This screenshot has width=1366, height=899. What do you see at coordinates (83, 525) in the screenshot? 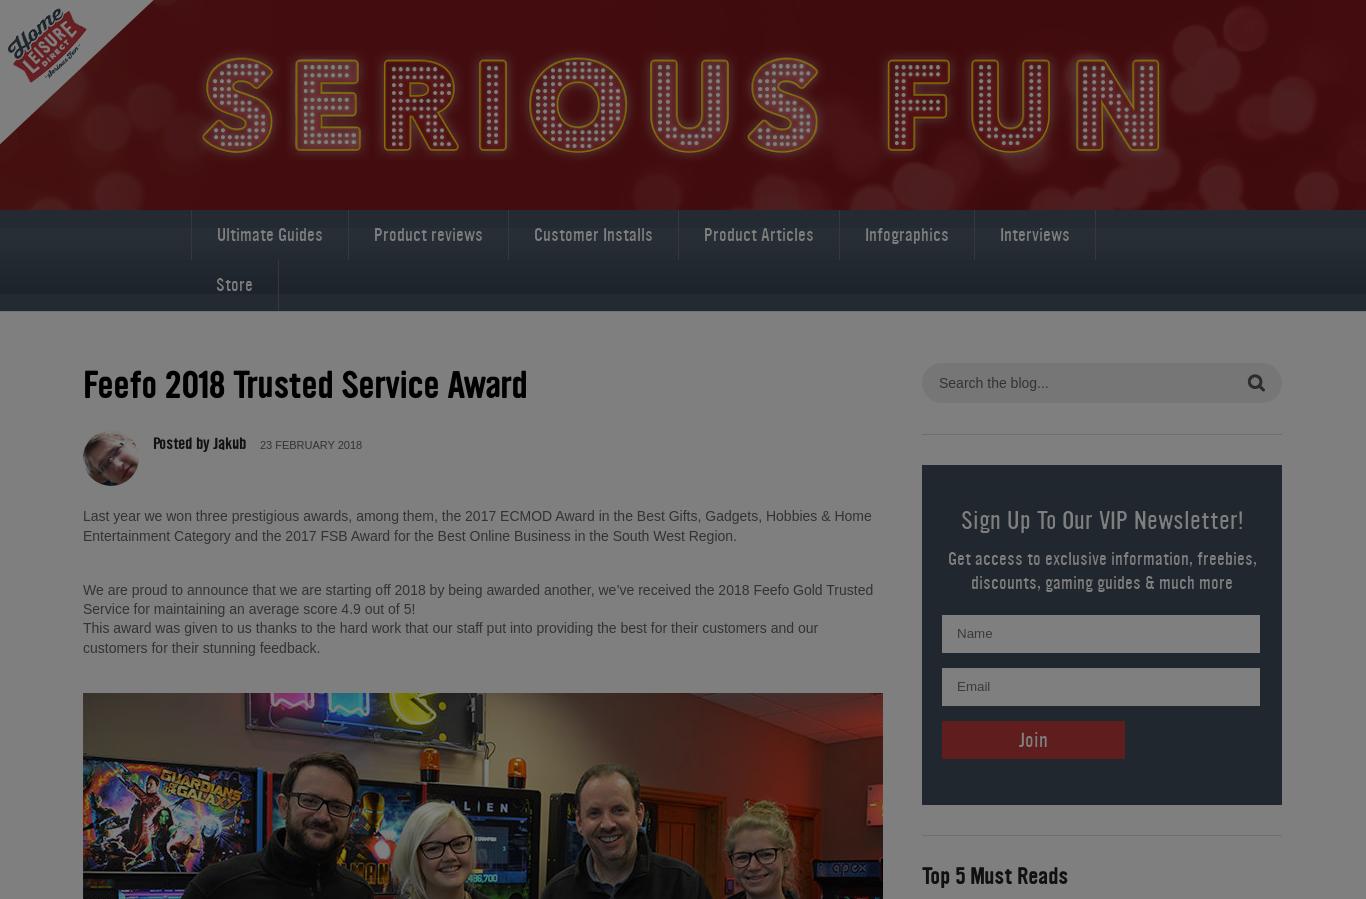
I see `'Last year we won three prestigious awards, among them, the 2017 ECMOD Award in the Best Gifts, Gadgets, Hobbies & Home Entertainment Category and the 2017 FSB Award for the Best Online Business in the South West Region.'` at bounding box center [83, 525].